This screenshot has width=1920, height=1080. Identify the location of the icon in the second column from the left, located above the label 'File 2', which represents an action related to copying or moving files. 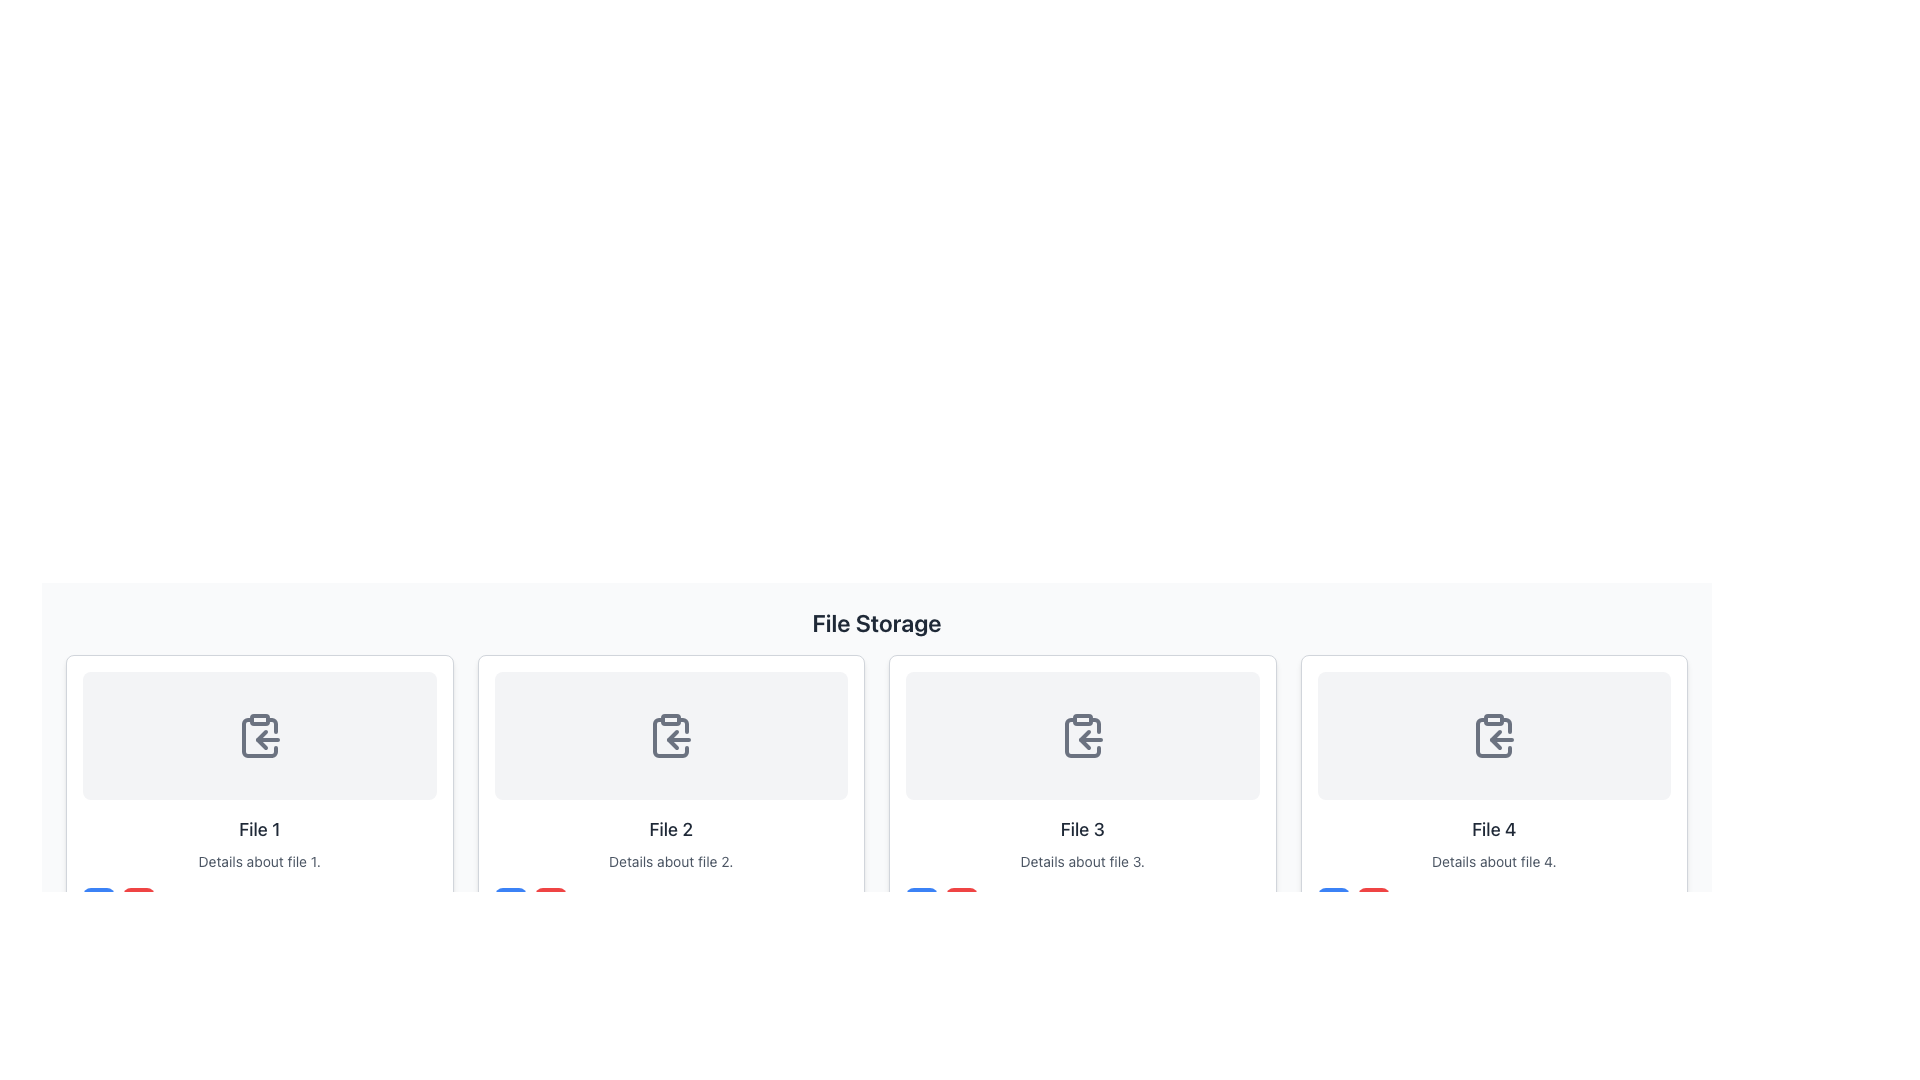
(671, 736).